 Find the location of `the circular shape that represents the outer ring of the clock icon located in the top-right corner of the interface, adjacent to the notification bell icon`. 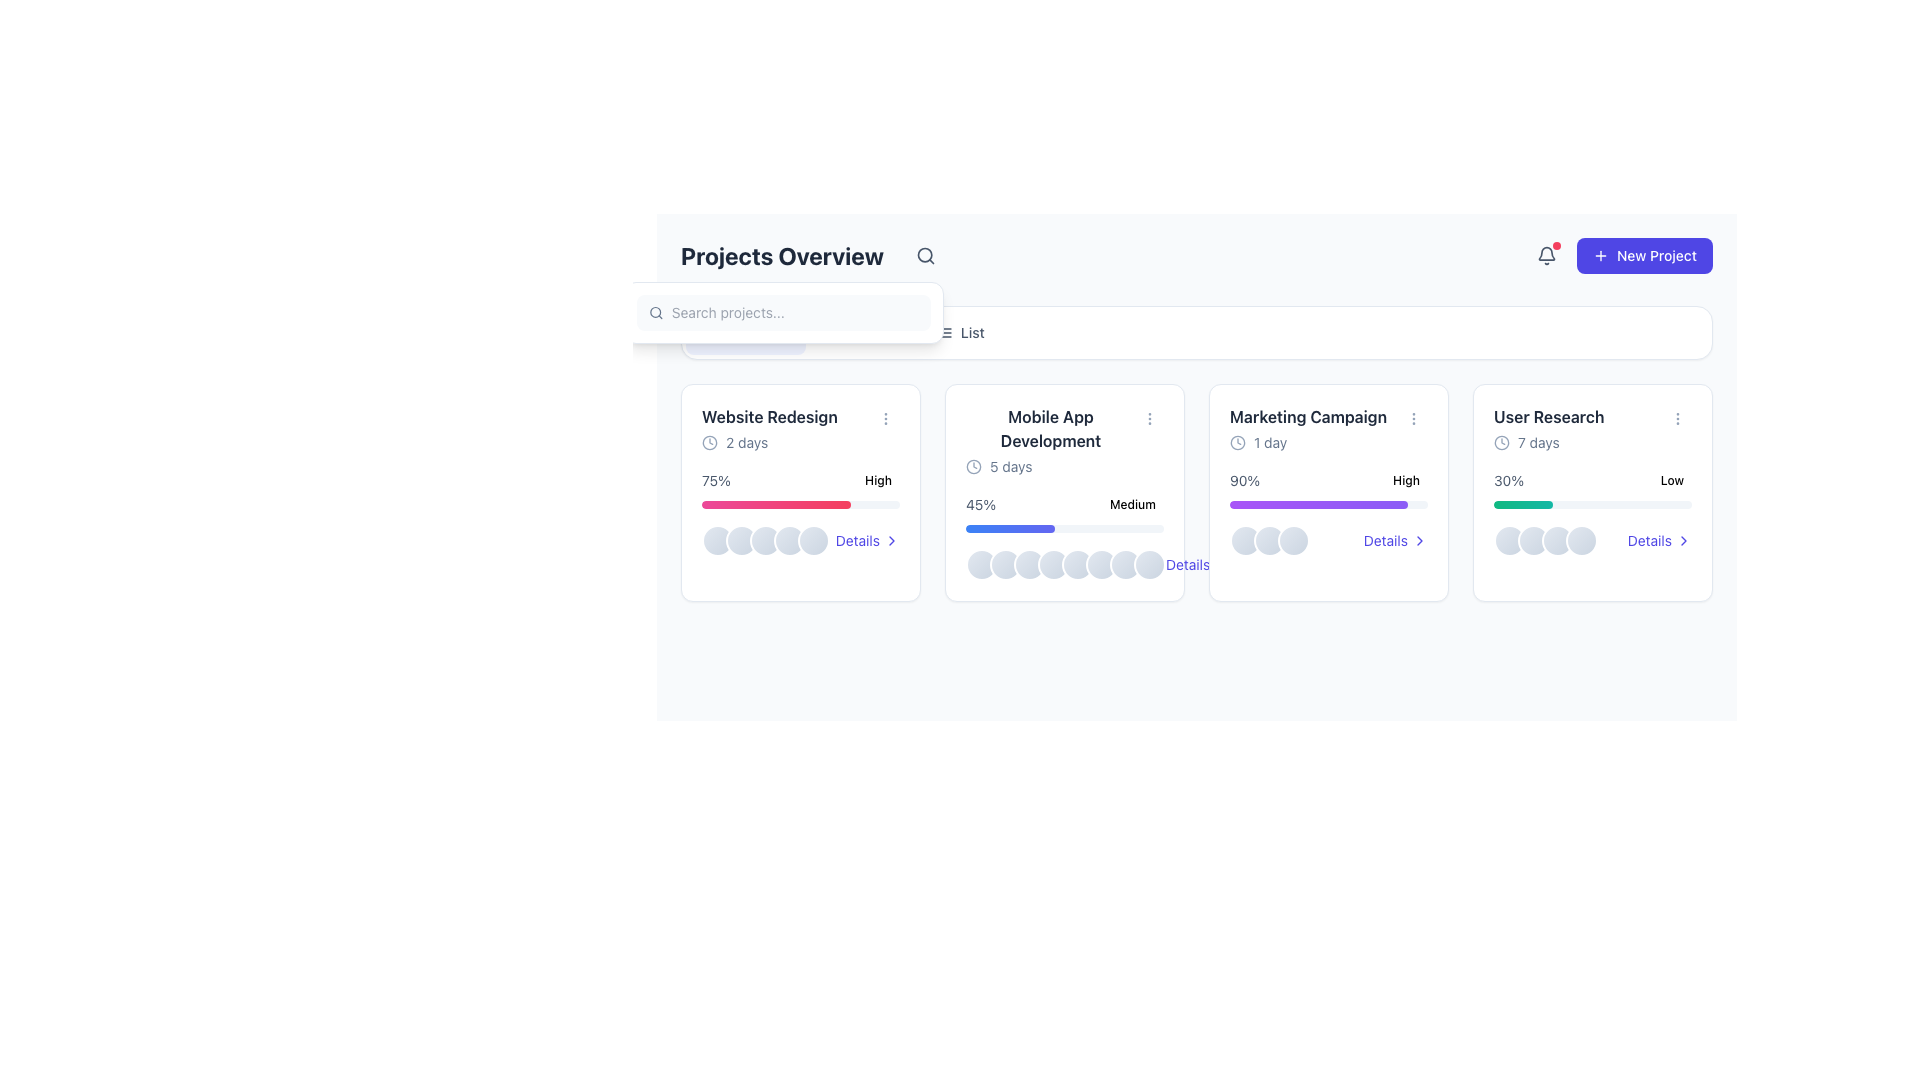

the circular shape that represents the outer ring of the clock icon located in the top-right corner of the interface, adjacent to the notification bell icon is located at coordinates (1237, 442).